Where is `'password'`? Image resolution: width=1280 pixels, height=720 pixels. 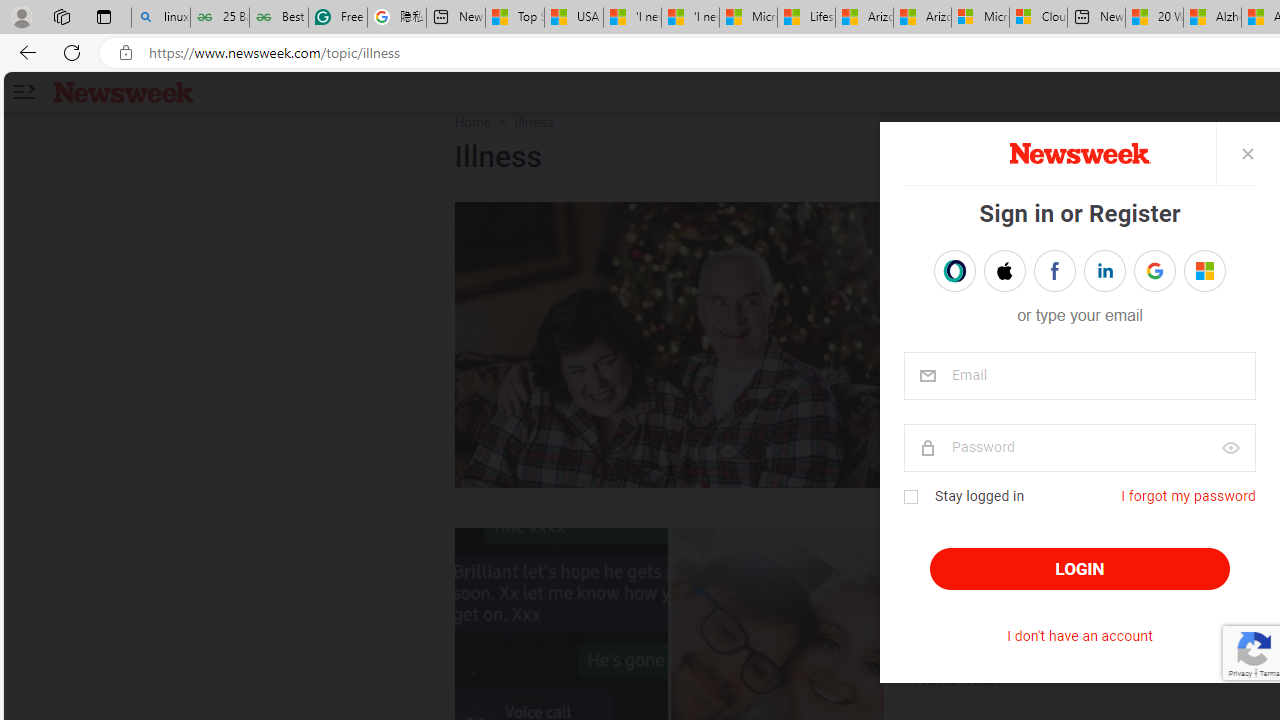 'password' is located at coordinates (1078, 447).